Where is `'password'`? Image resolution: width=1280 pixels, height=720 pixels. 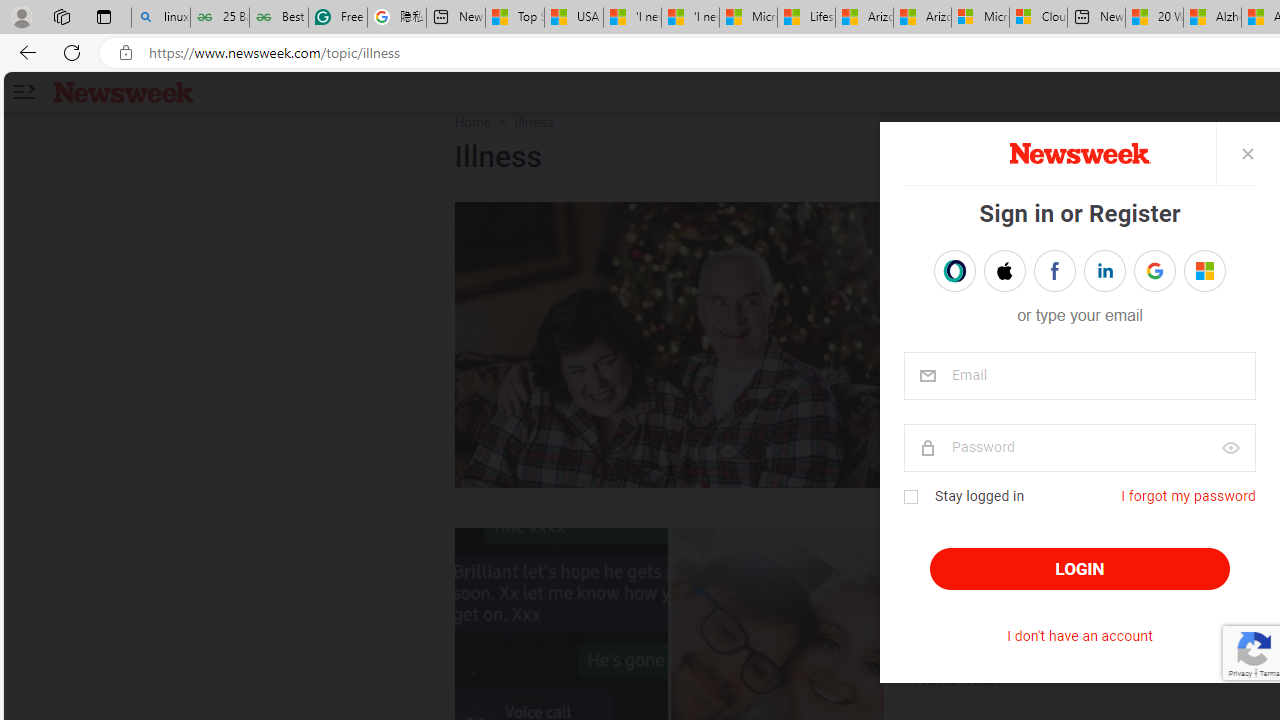 'password' is located at coordinates (1078, 447).